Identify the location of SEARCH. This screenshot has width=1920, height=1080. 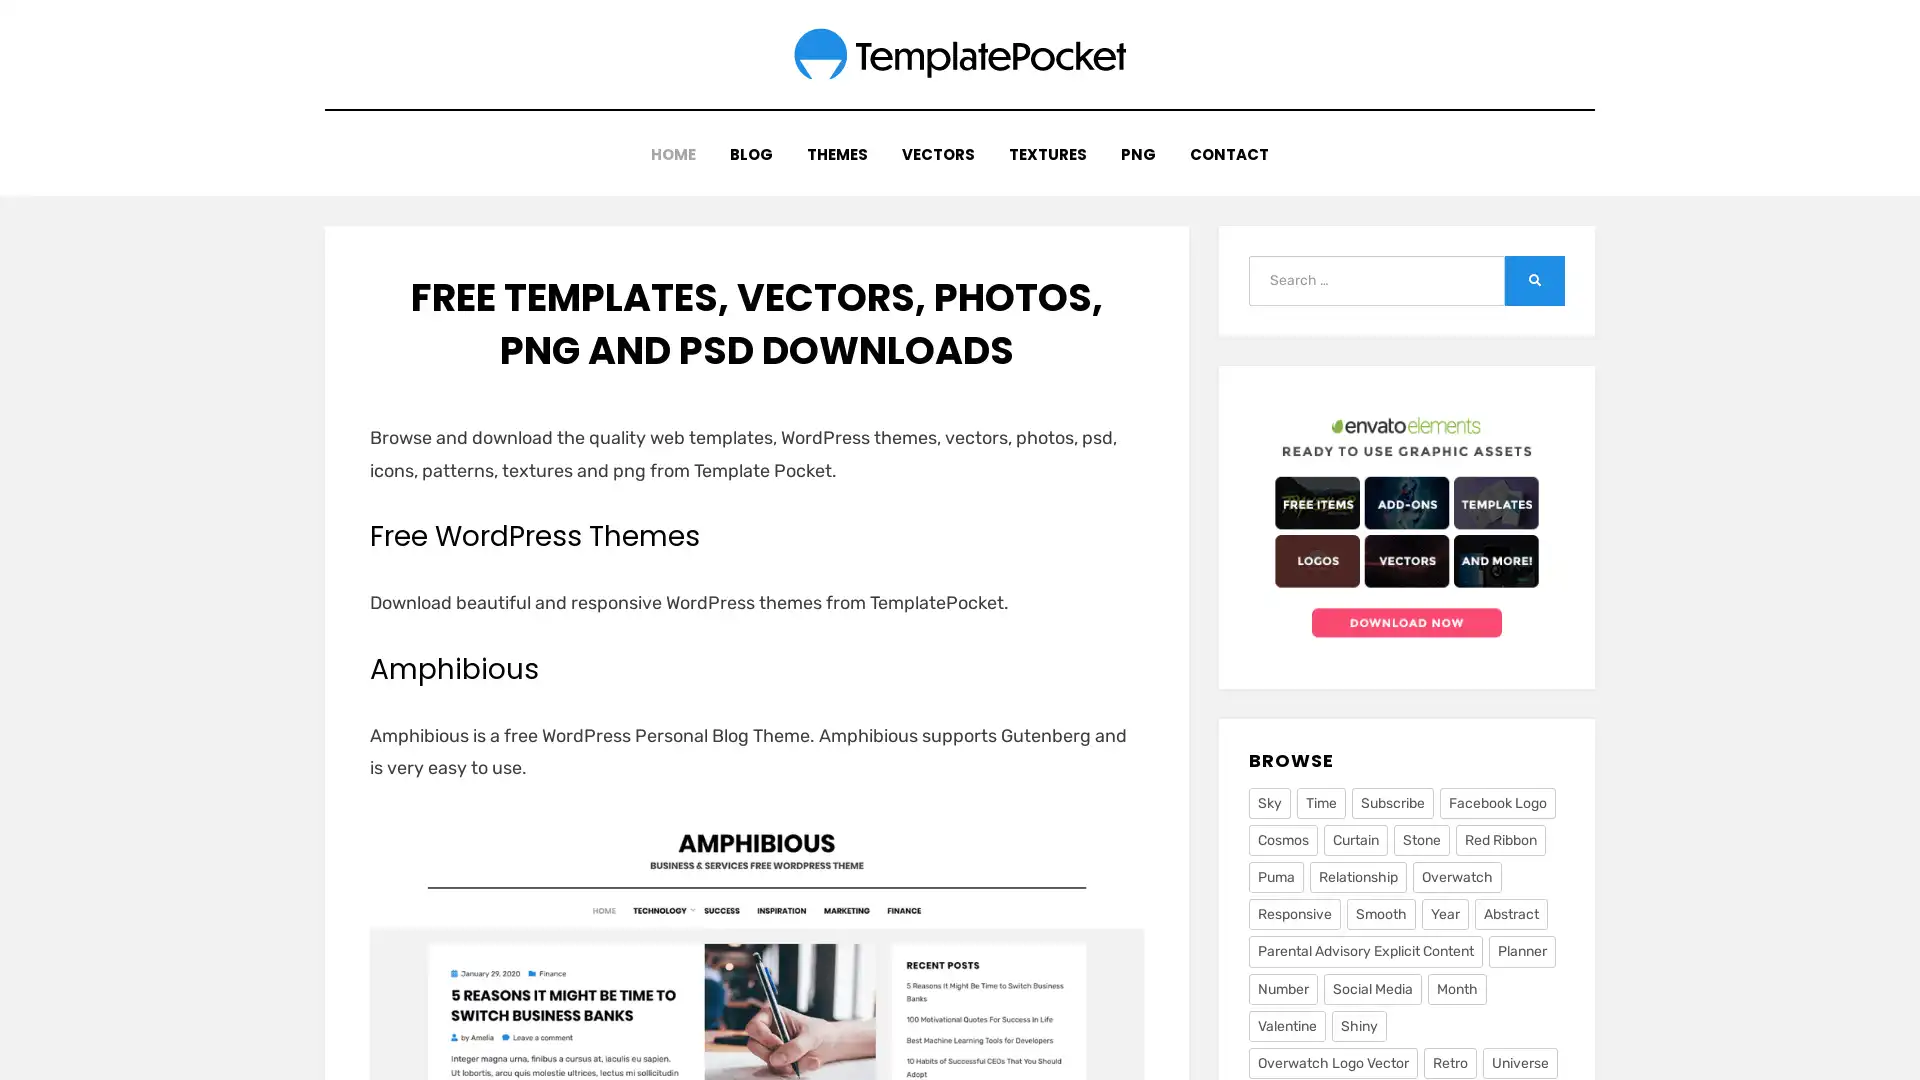
(1534, 264).